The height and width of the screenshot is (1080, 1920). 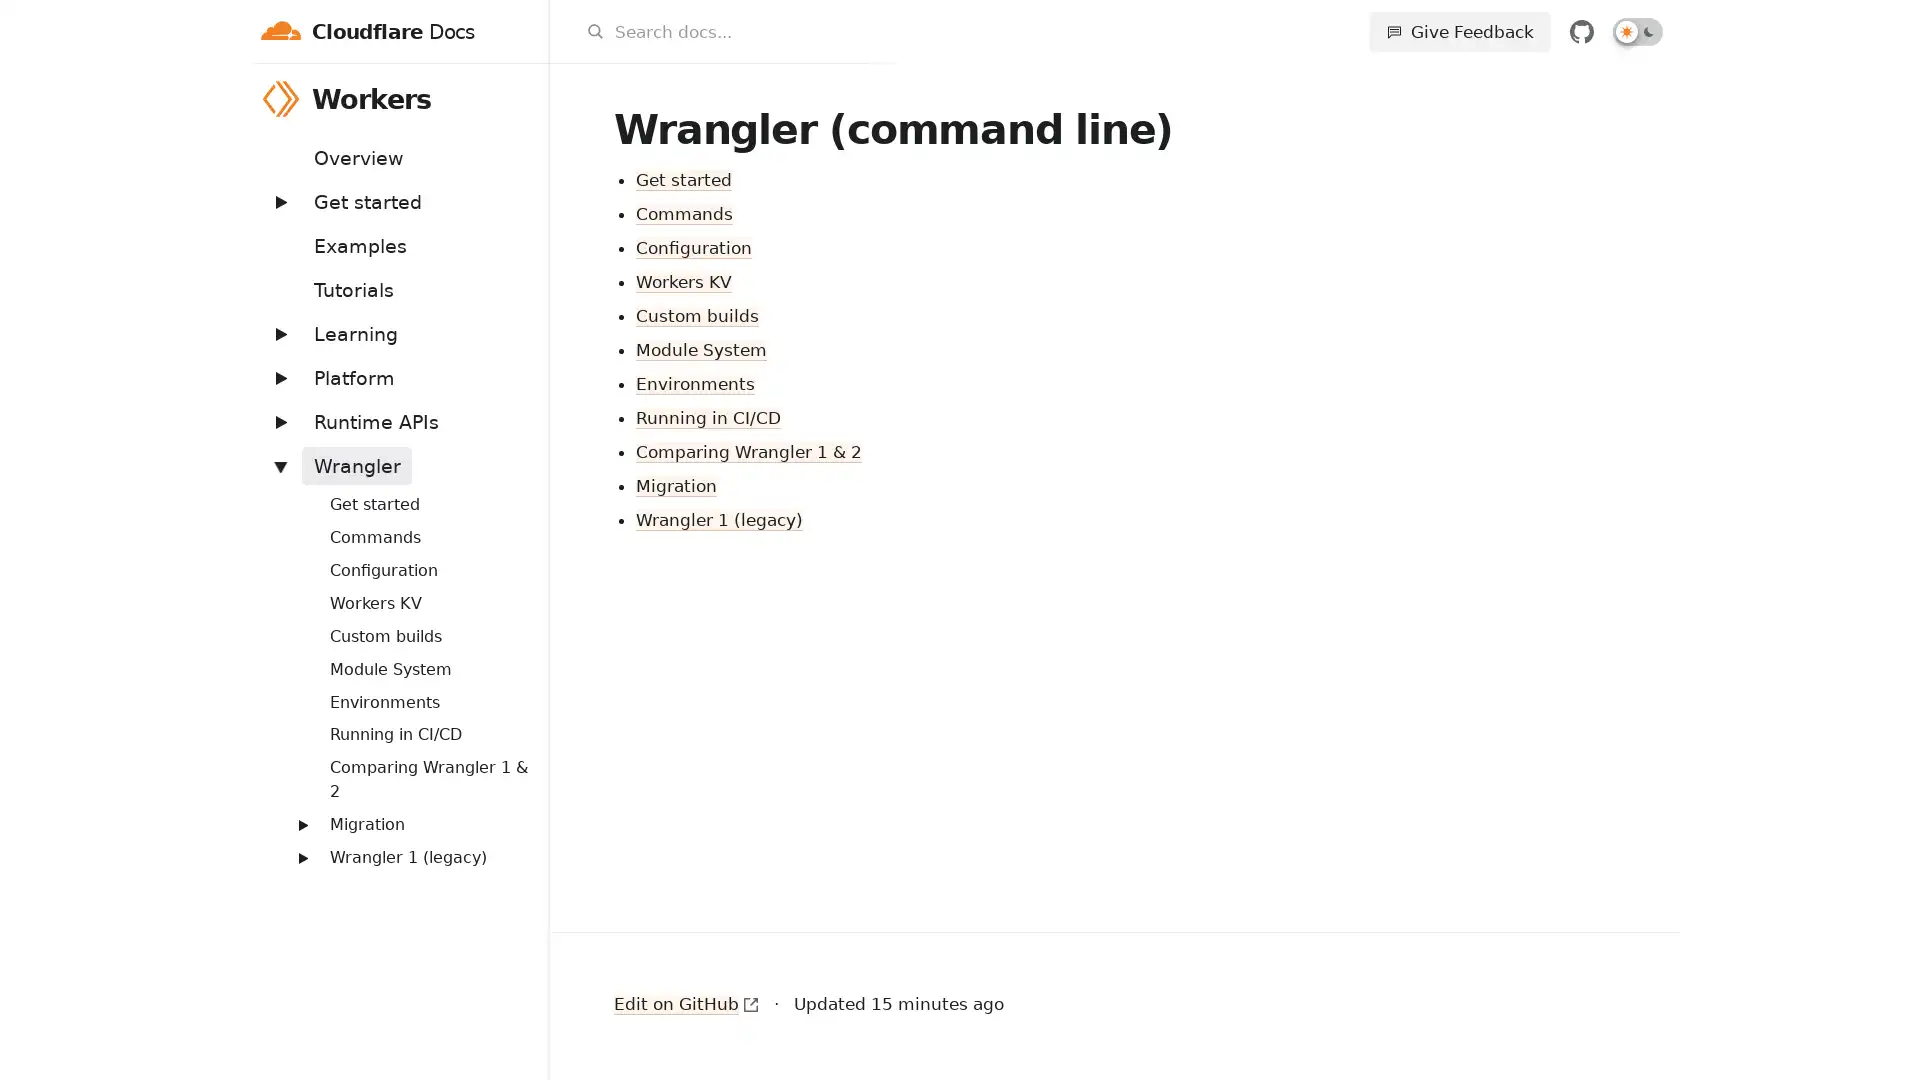 What do you see at coordinates (278, 465) in the screenshot?
I see `Expand: Wrangler` at bounding box center [278, 465].